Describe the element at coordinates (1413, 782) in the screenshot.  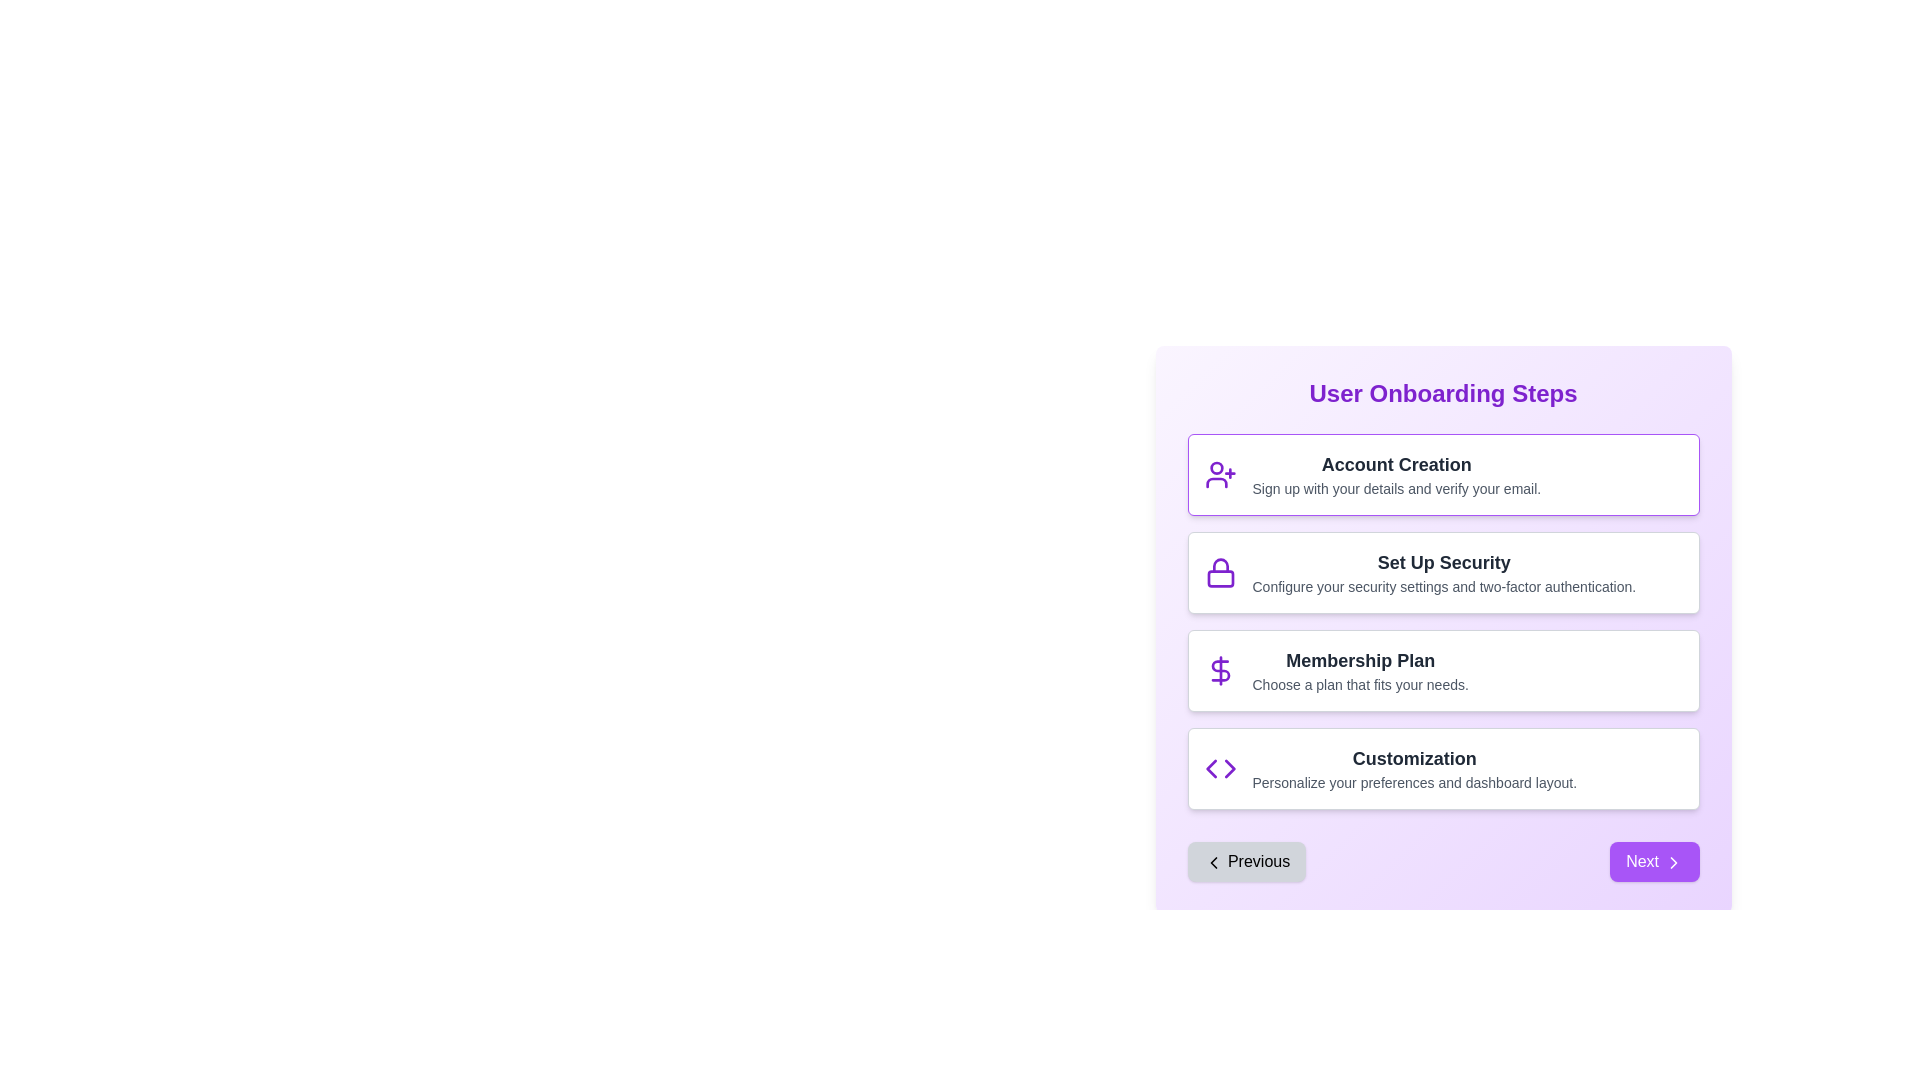
I see `descriptive text located beneath the title in the fourth onboarding step labeled 'Customization'` at that location.